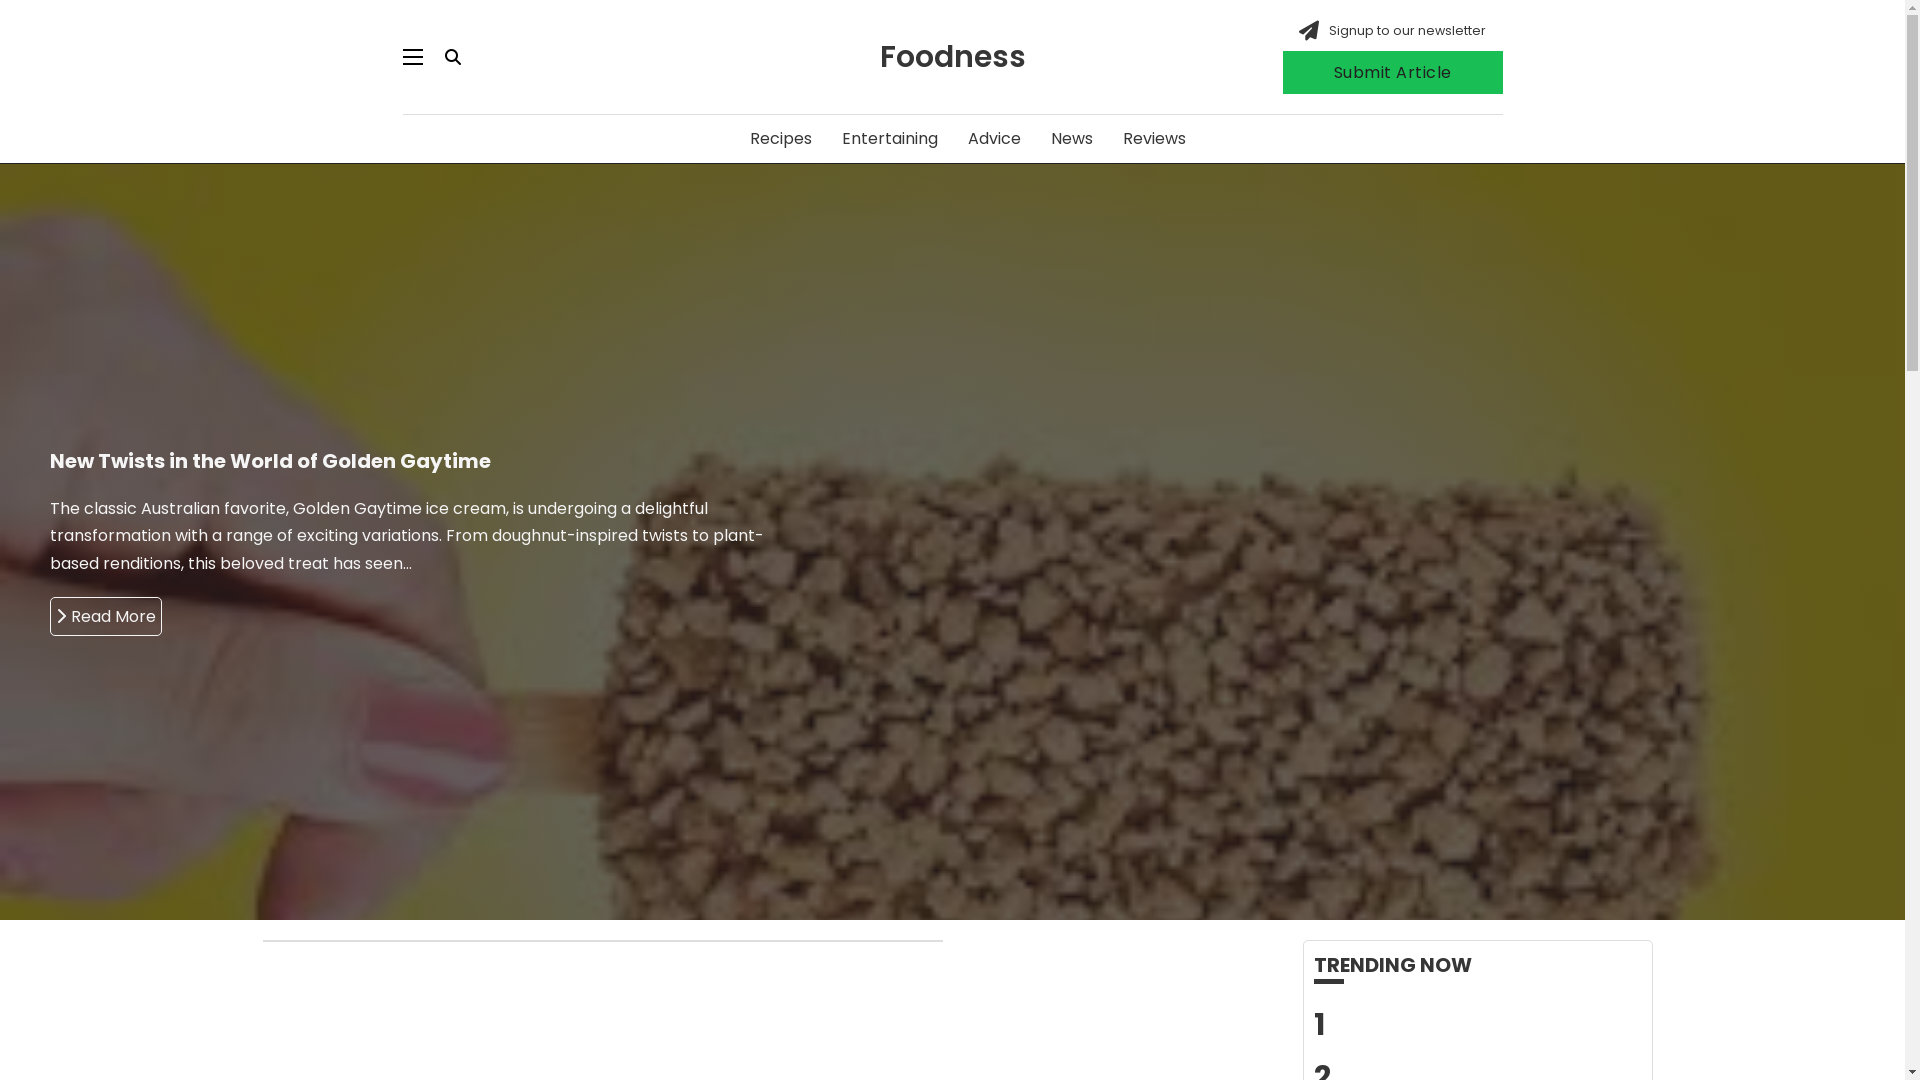  What do you see at coordinates (841, 137) in the screenshot?
I see `'Entertaining'` at bounding box center [841, 137].